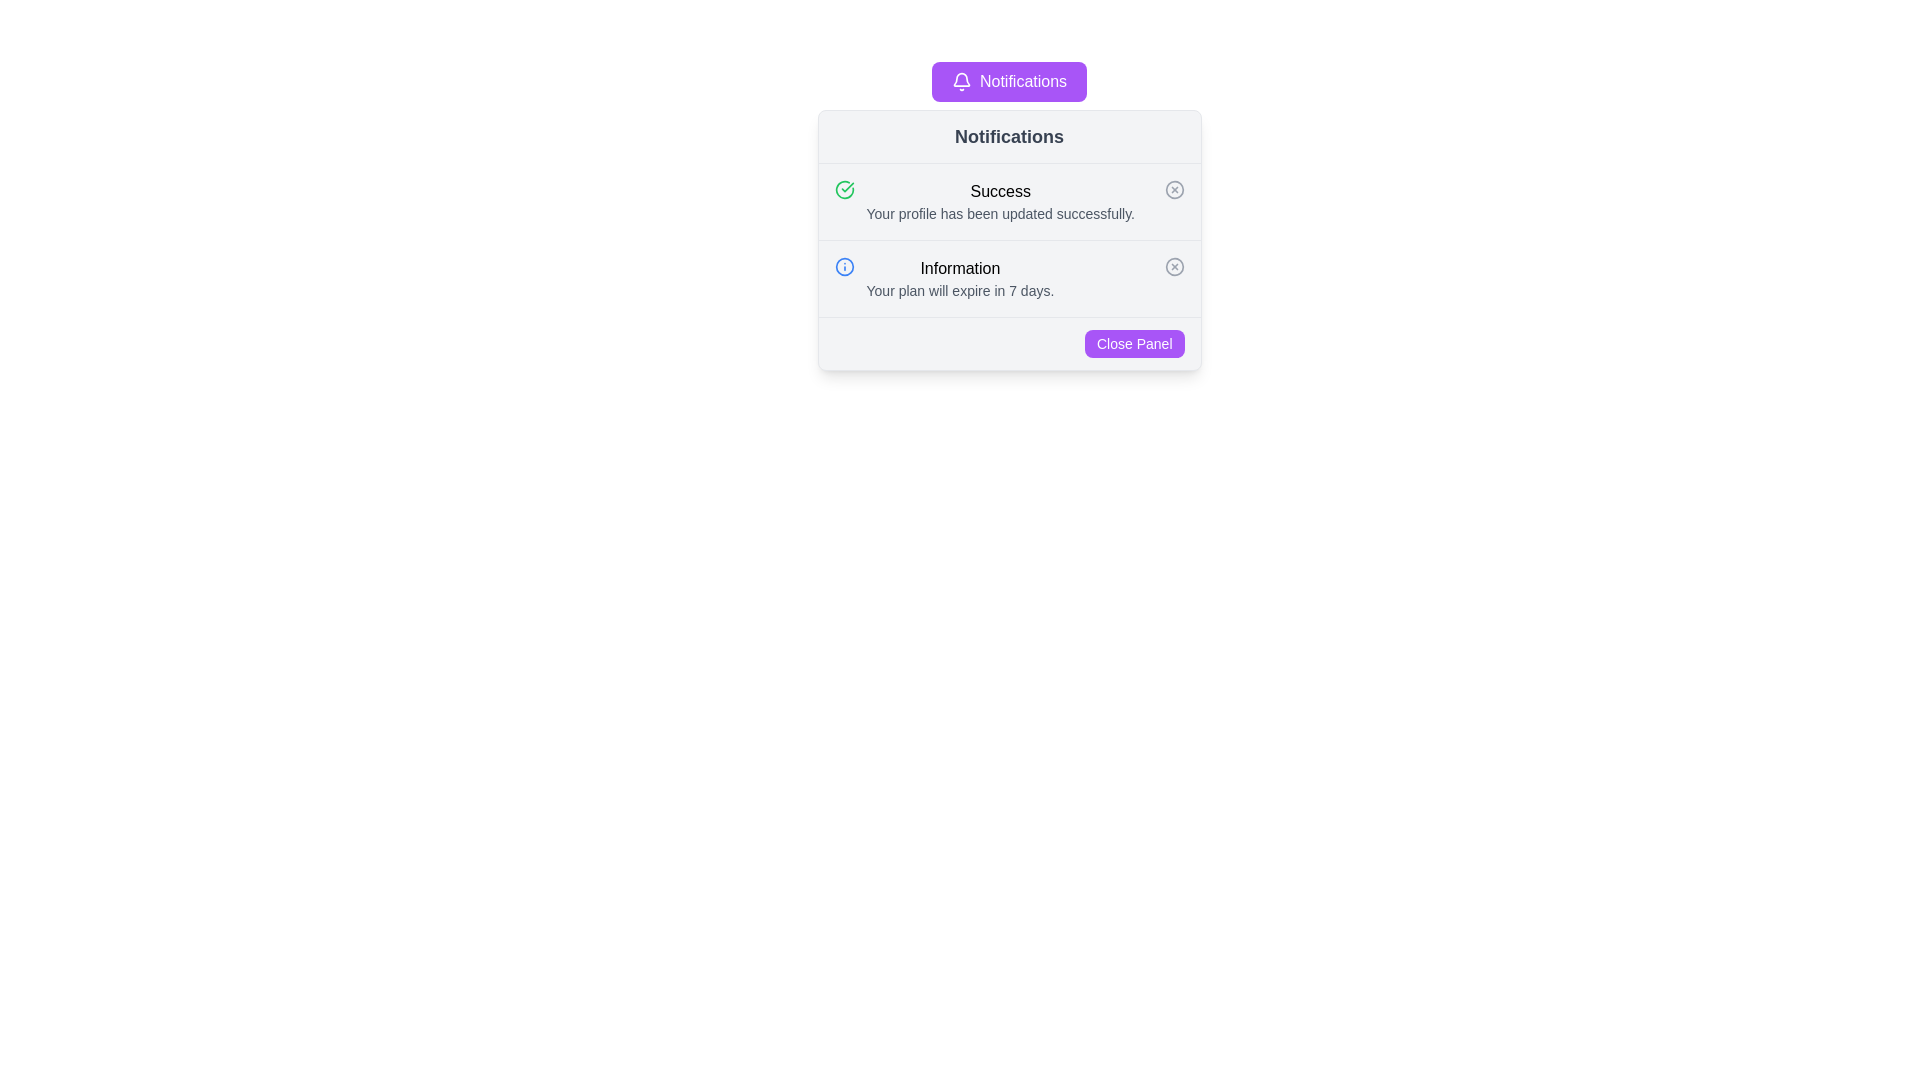  Describe the element at coordinates (1000, 213) in the screenshot. I see `the confirmation message text label indicating successful profile update, located in the notification panel under the 'Success' label` at that location.